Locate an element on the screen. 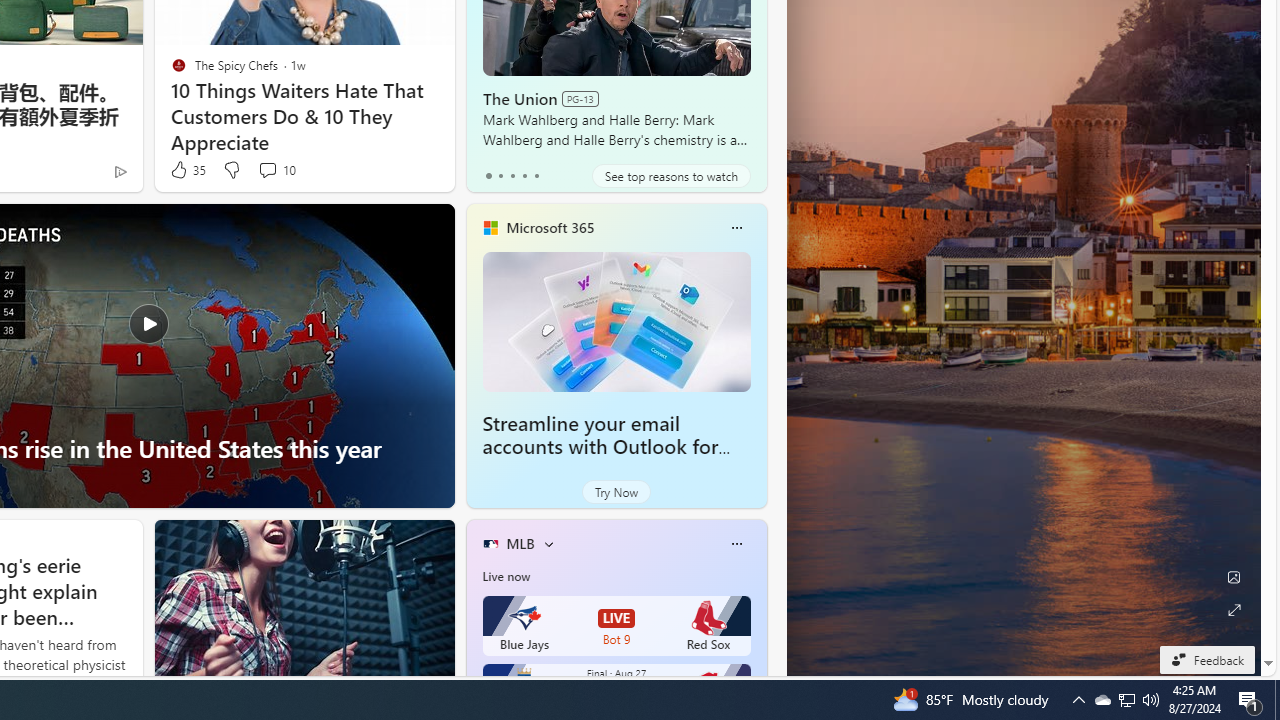 This screenshot has width=1280, height=720. 'Expand background' is located at coordinates (1232, 609).